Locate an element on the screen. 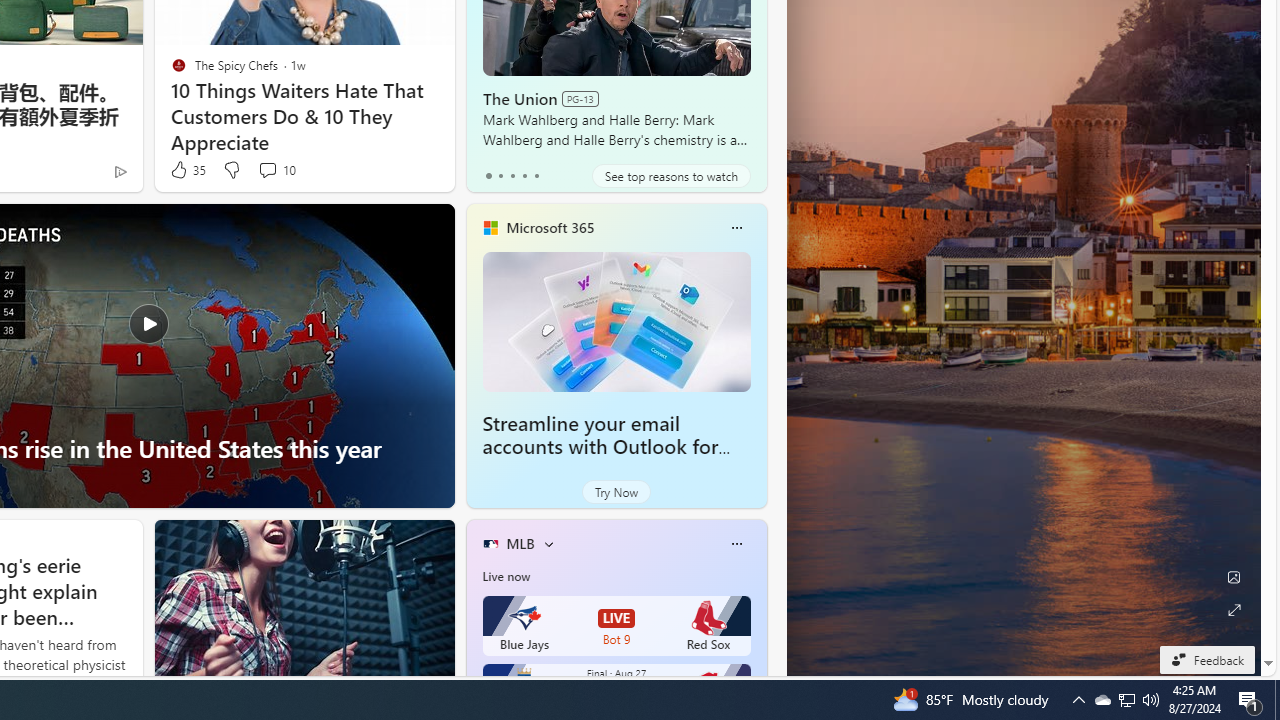 This screenshot has width=1280, height=720. 'Expand background' is located at coordinates (1232, 609).